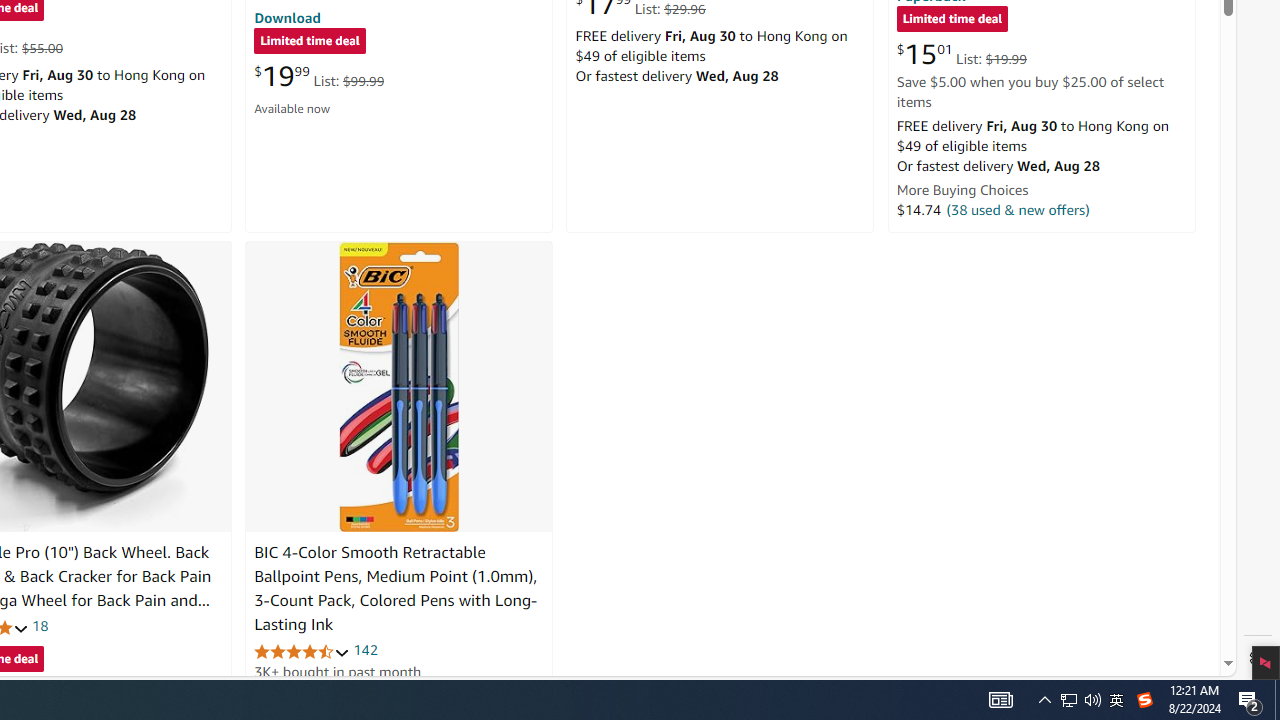 This screenshot has width=1280, height=720. Describe the element at coordinates (301, 651) in the screenshot. I see `'4.6 out of 5 stars'` at that location.